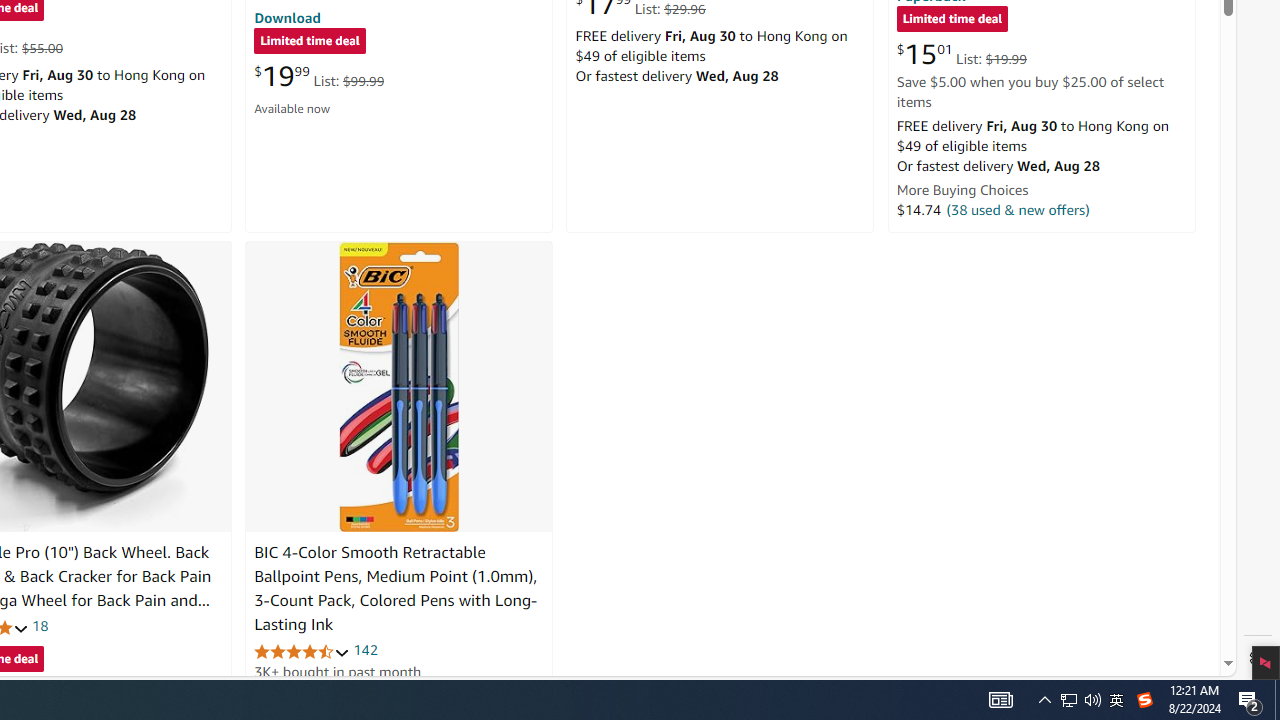 This screenshot has width=1280, height=720. Describe the element at coordinates (301, 651) in the screenshot. I see `'4.6 out of 5 stars'` at that location.